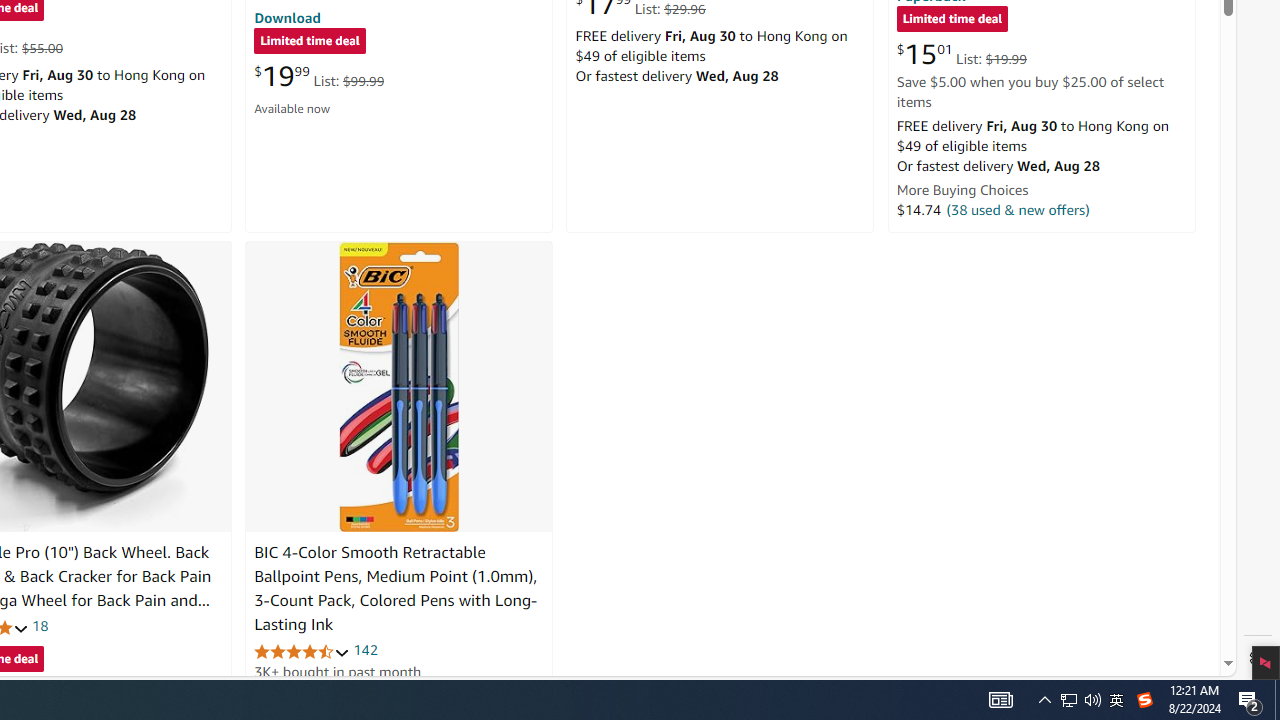 This screenshot has width=1280, height=720. Describe the element at coordinates (301, 651) in the screenshot. I see `'4.6 out of 5 stars'` at that location.